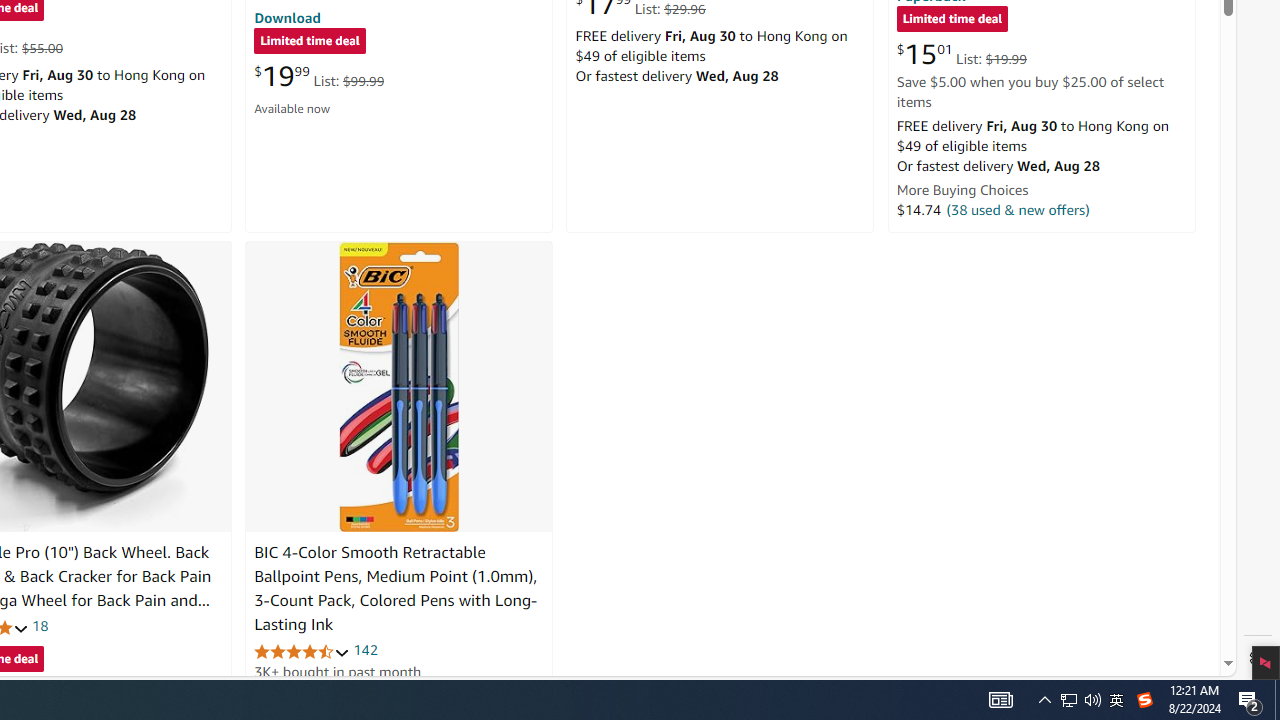 This screenshot has width=1280, height=720. Describe the element at coordinates (301, 651) in the screenshot. I see `'4.6 out of 5 stars'` at that location.